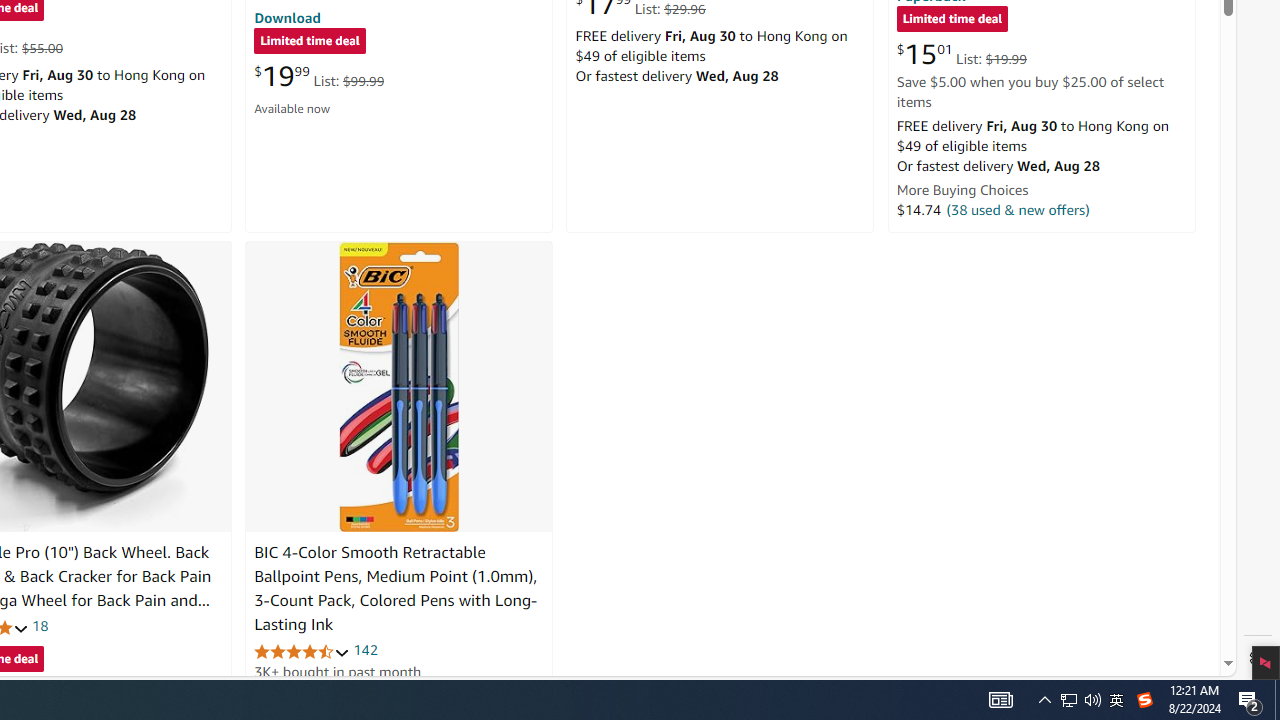 This screenshot has width=1280, height=720. Describe the element at coordinates (301, 651) in the screenshot. I see `'4.6 out of 5 stars'` at that location.